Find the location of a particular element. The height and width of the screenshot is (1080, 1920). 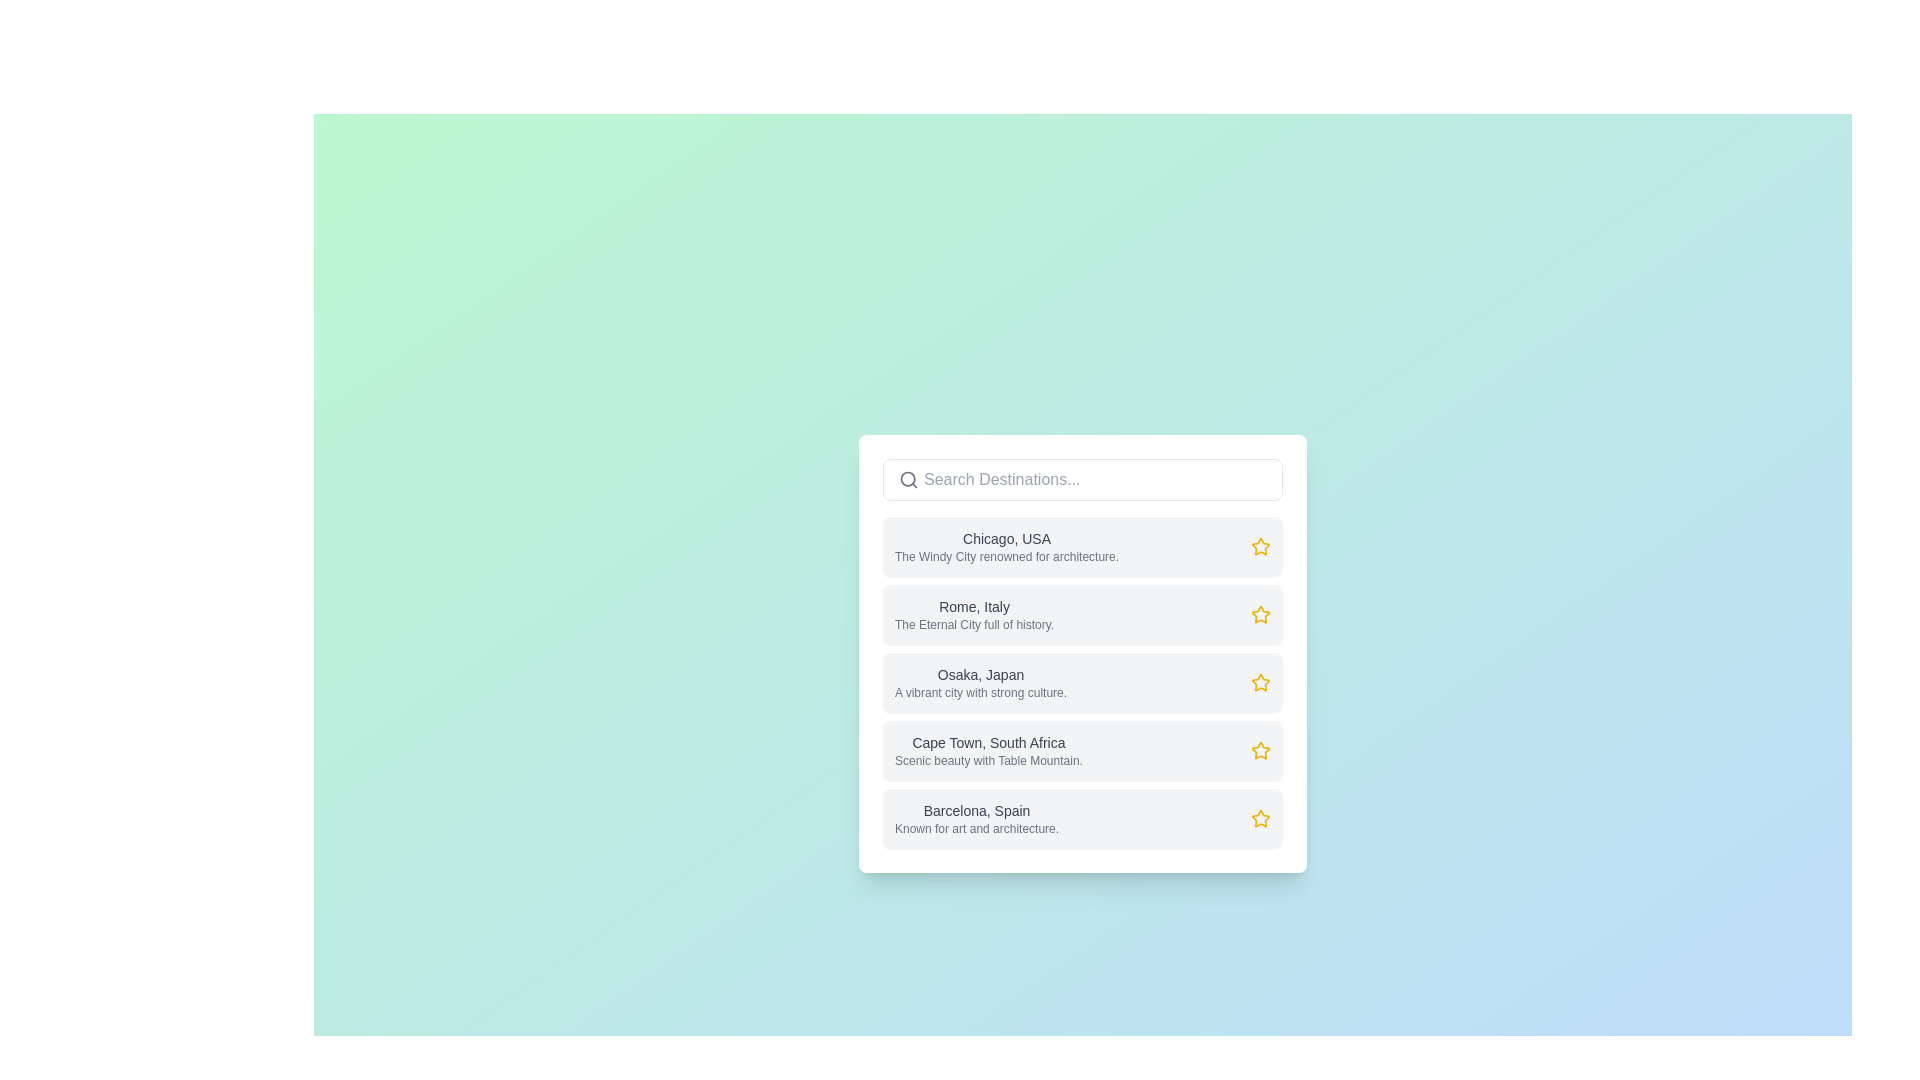

the star icon at the extreme right of the list item associated with 'Rome, Italy' is located at coordinates (1260, 613).